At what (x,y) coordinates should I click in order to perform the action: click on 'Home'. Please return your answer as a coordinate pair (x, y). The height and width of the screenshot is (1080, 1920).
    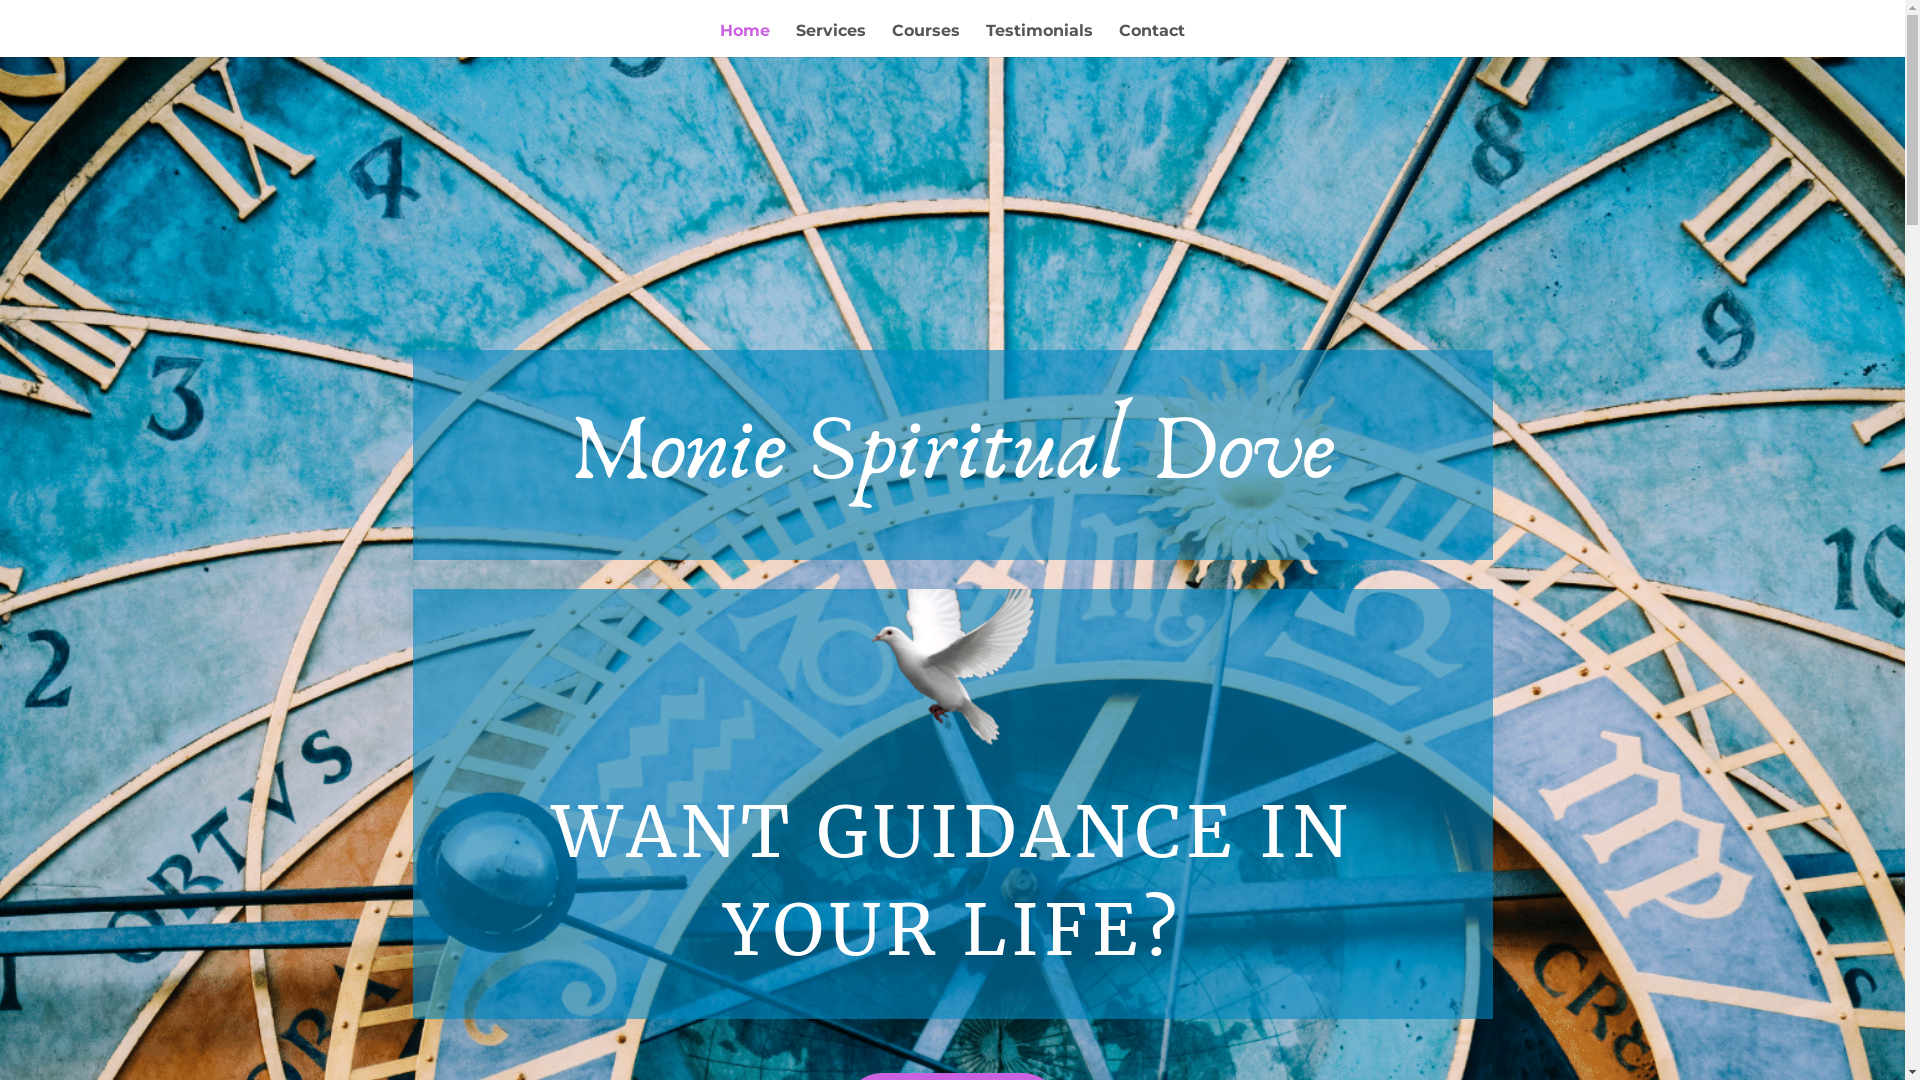
    Looking at the image, I should click on (743, 40).